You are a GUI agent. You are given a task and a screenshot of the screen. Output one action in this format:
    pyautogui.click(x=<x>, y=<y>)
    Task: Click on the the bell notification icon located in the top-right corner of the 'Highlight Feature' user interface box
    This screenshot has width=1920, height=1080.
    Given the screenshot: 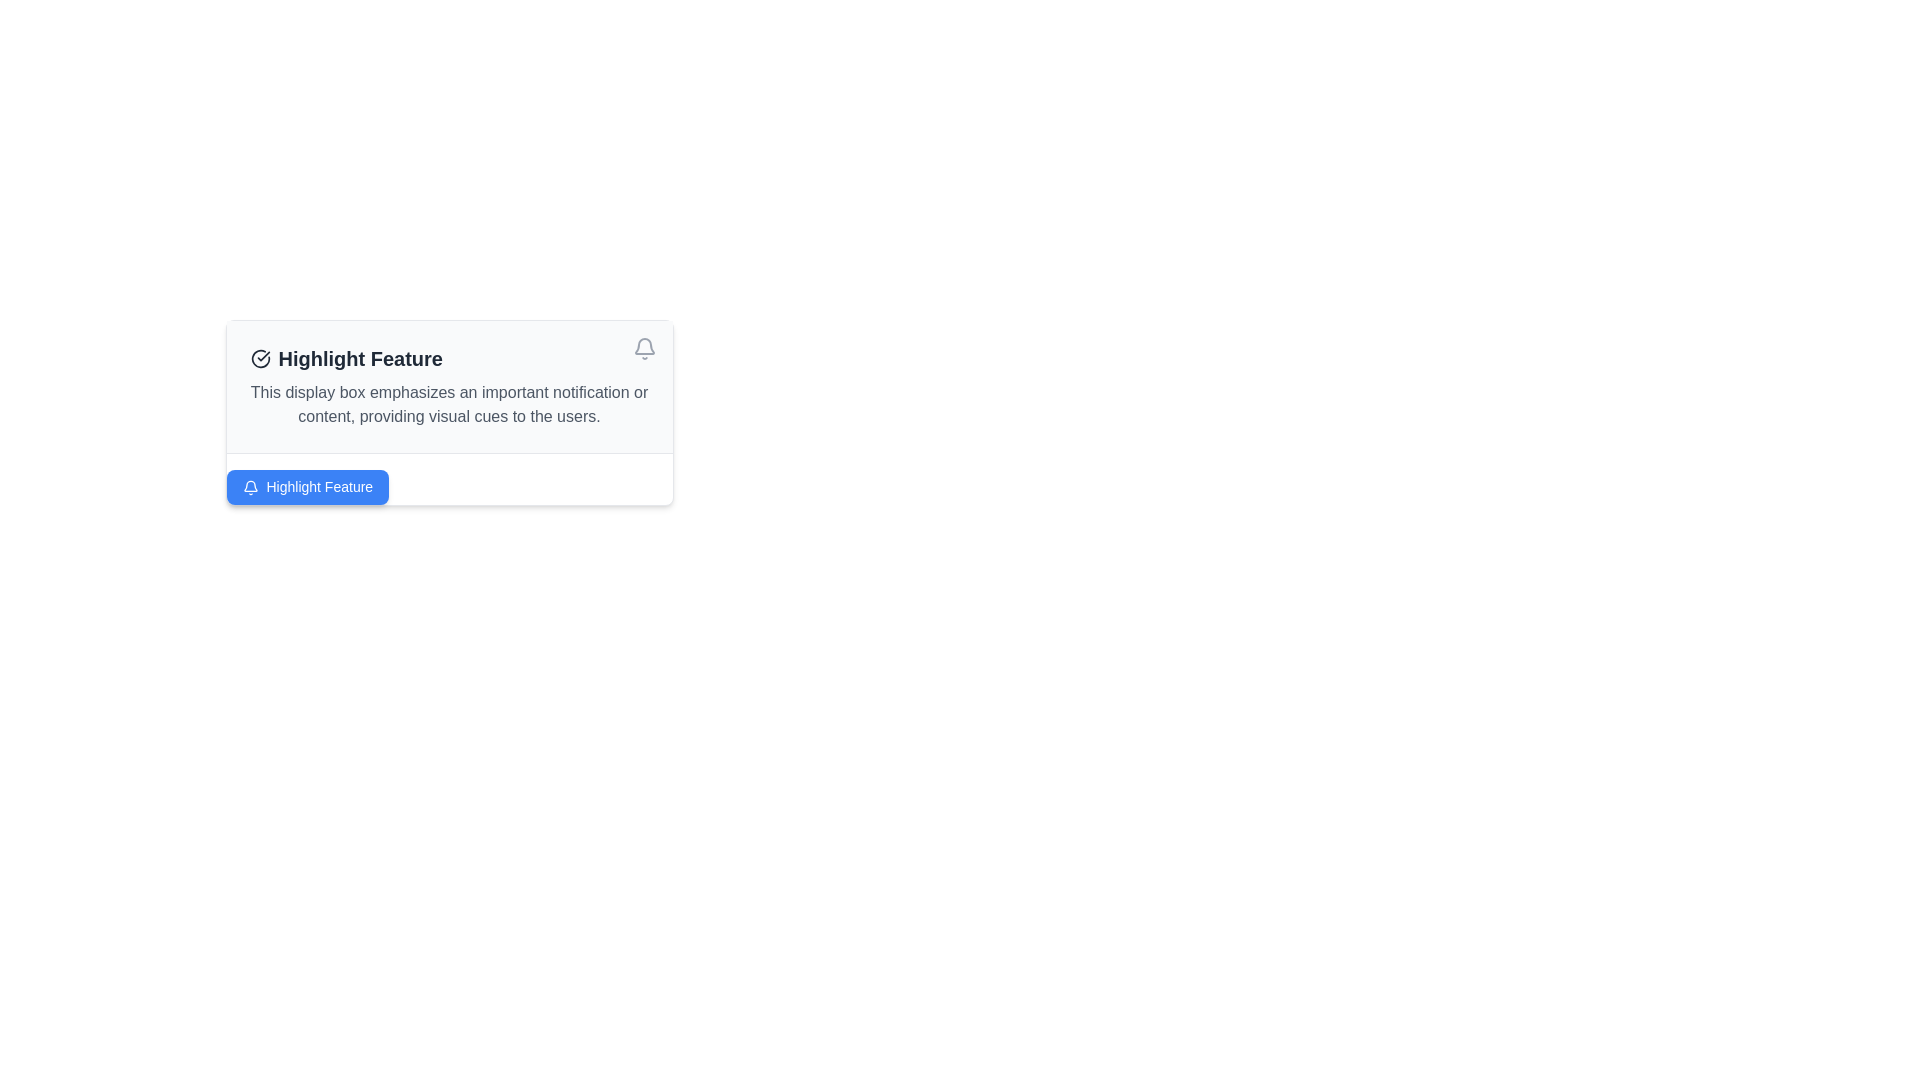 What is the action you would take?
    pyautogui.click(x=644, y=345)
    